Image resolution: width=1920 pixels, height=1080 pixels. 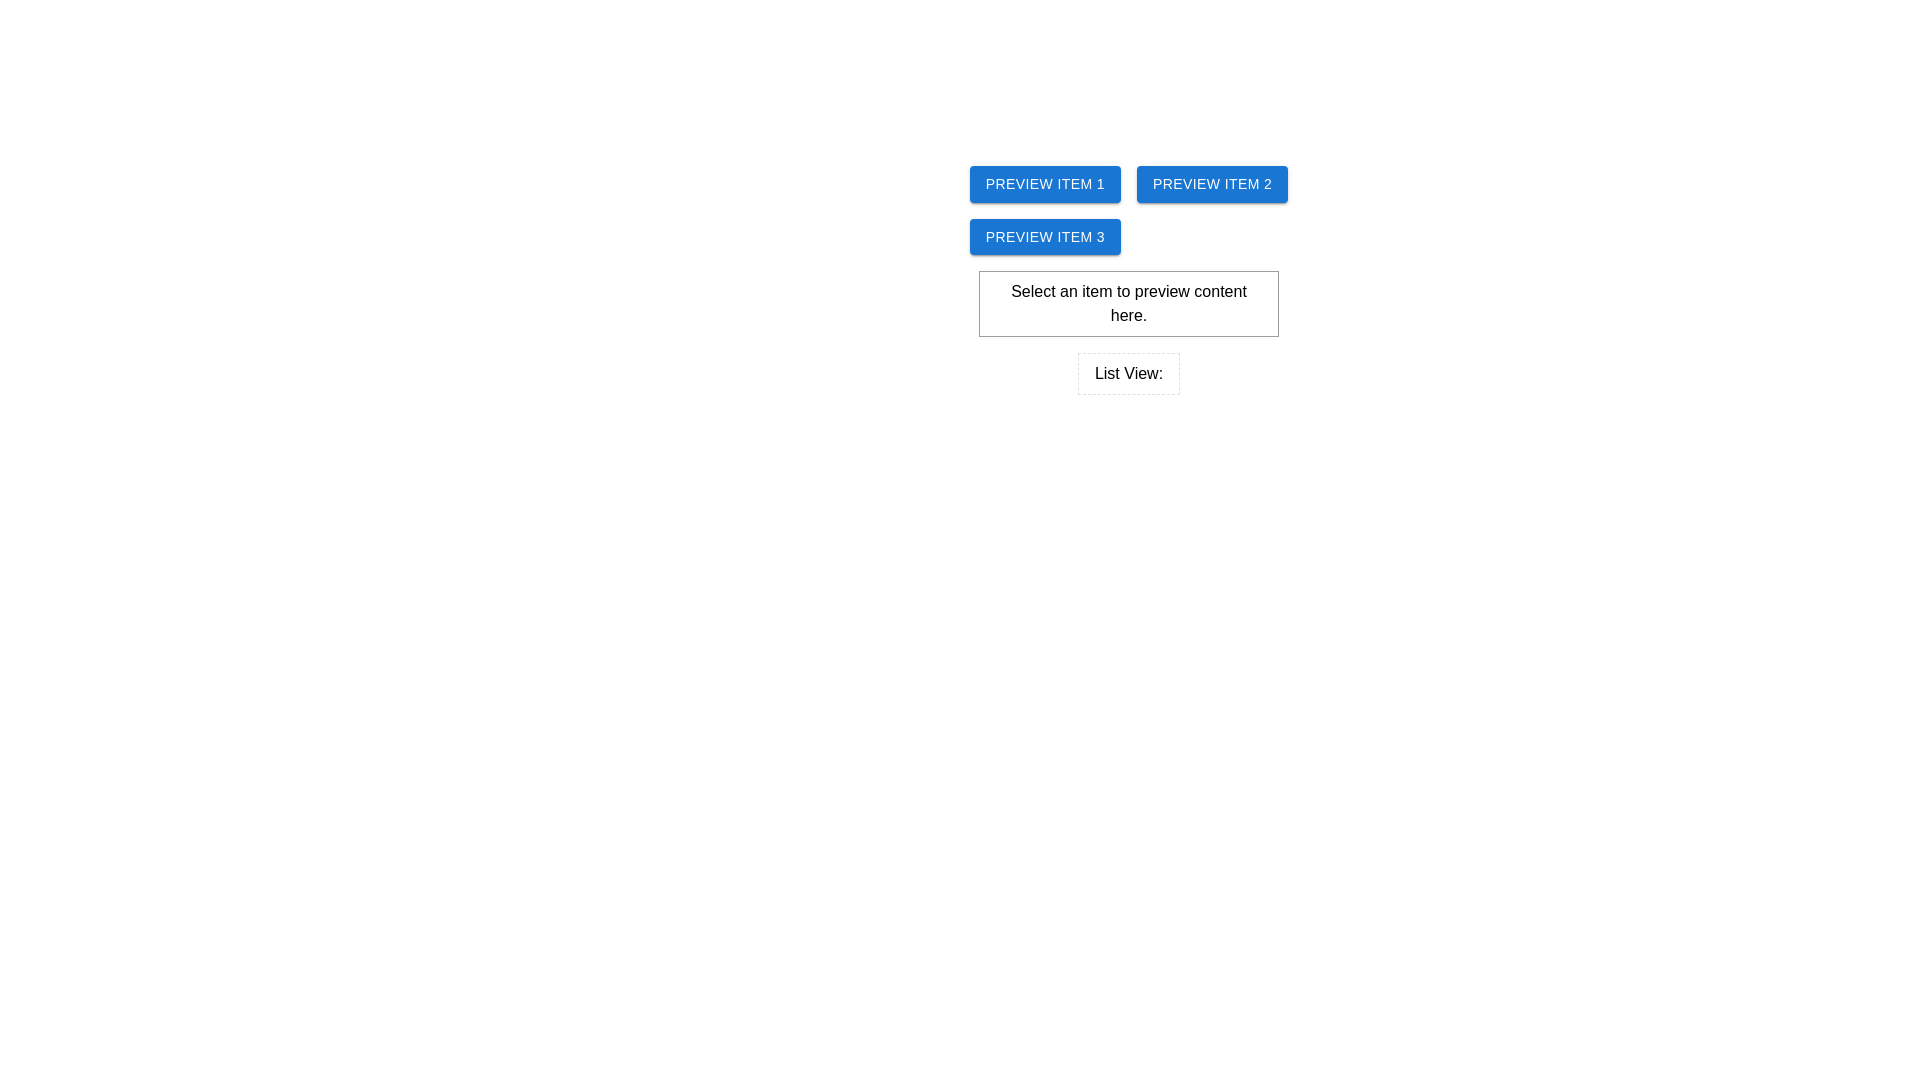 What do you see at coordinates (1128, 304) in the screenshot?
I see `text from the Information display box located below the buttons 'Preview Item 1', 'Preview Item 2', and 'Preview Item 3', and above the dashed-bordered box labeled 'List View:'` at bounding box center [1128, 304].